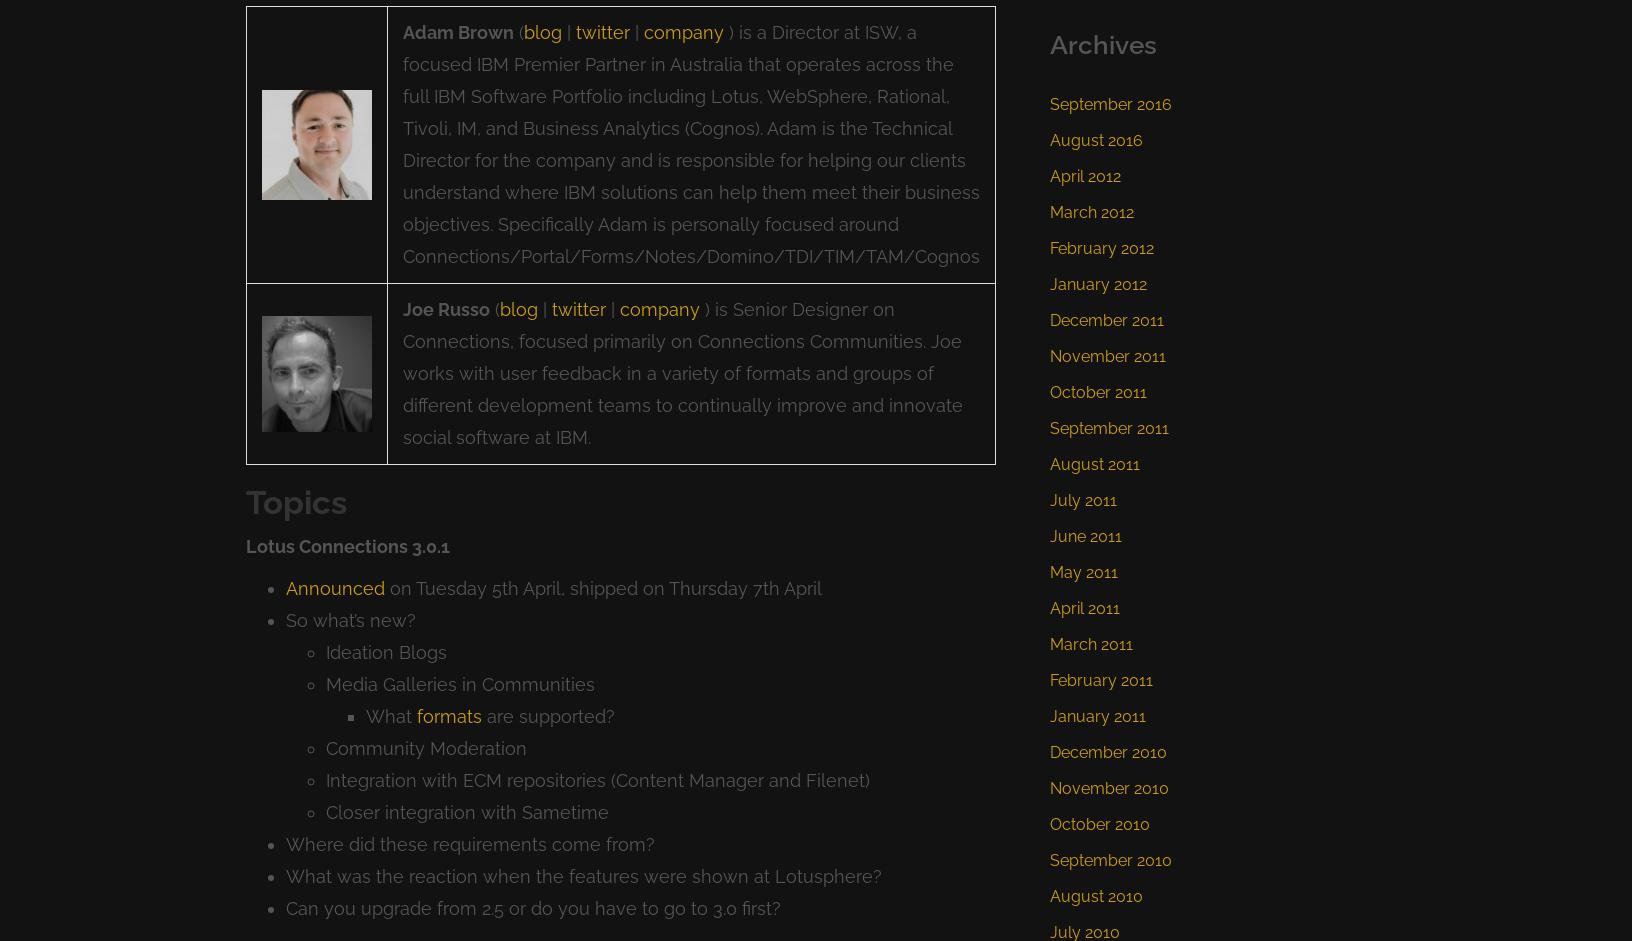  What do you see at coordinates (690, 142) in the screenshot?
I see `') is a Director at ISW, a focused IBM Premier Partner in Australia that operates across the full IBM Software Portfolio including Lotus, WebSphere, Rational, Tivoli, IM, and Business Analytics (Cognos). Adam is the Technical Director for the company and is responsible for helping our clients understand where IBM solutions can help them meet their business objectives. Specifically Adam is personally focused around Connections/Portal/Forms/Notes/Domino/TDI/TIM/TAM/Cognos'` at bounding box center [690, 142].